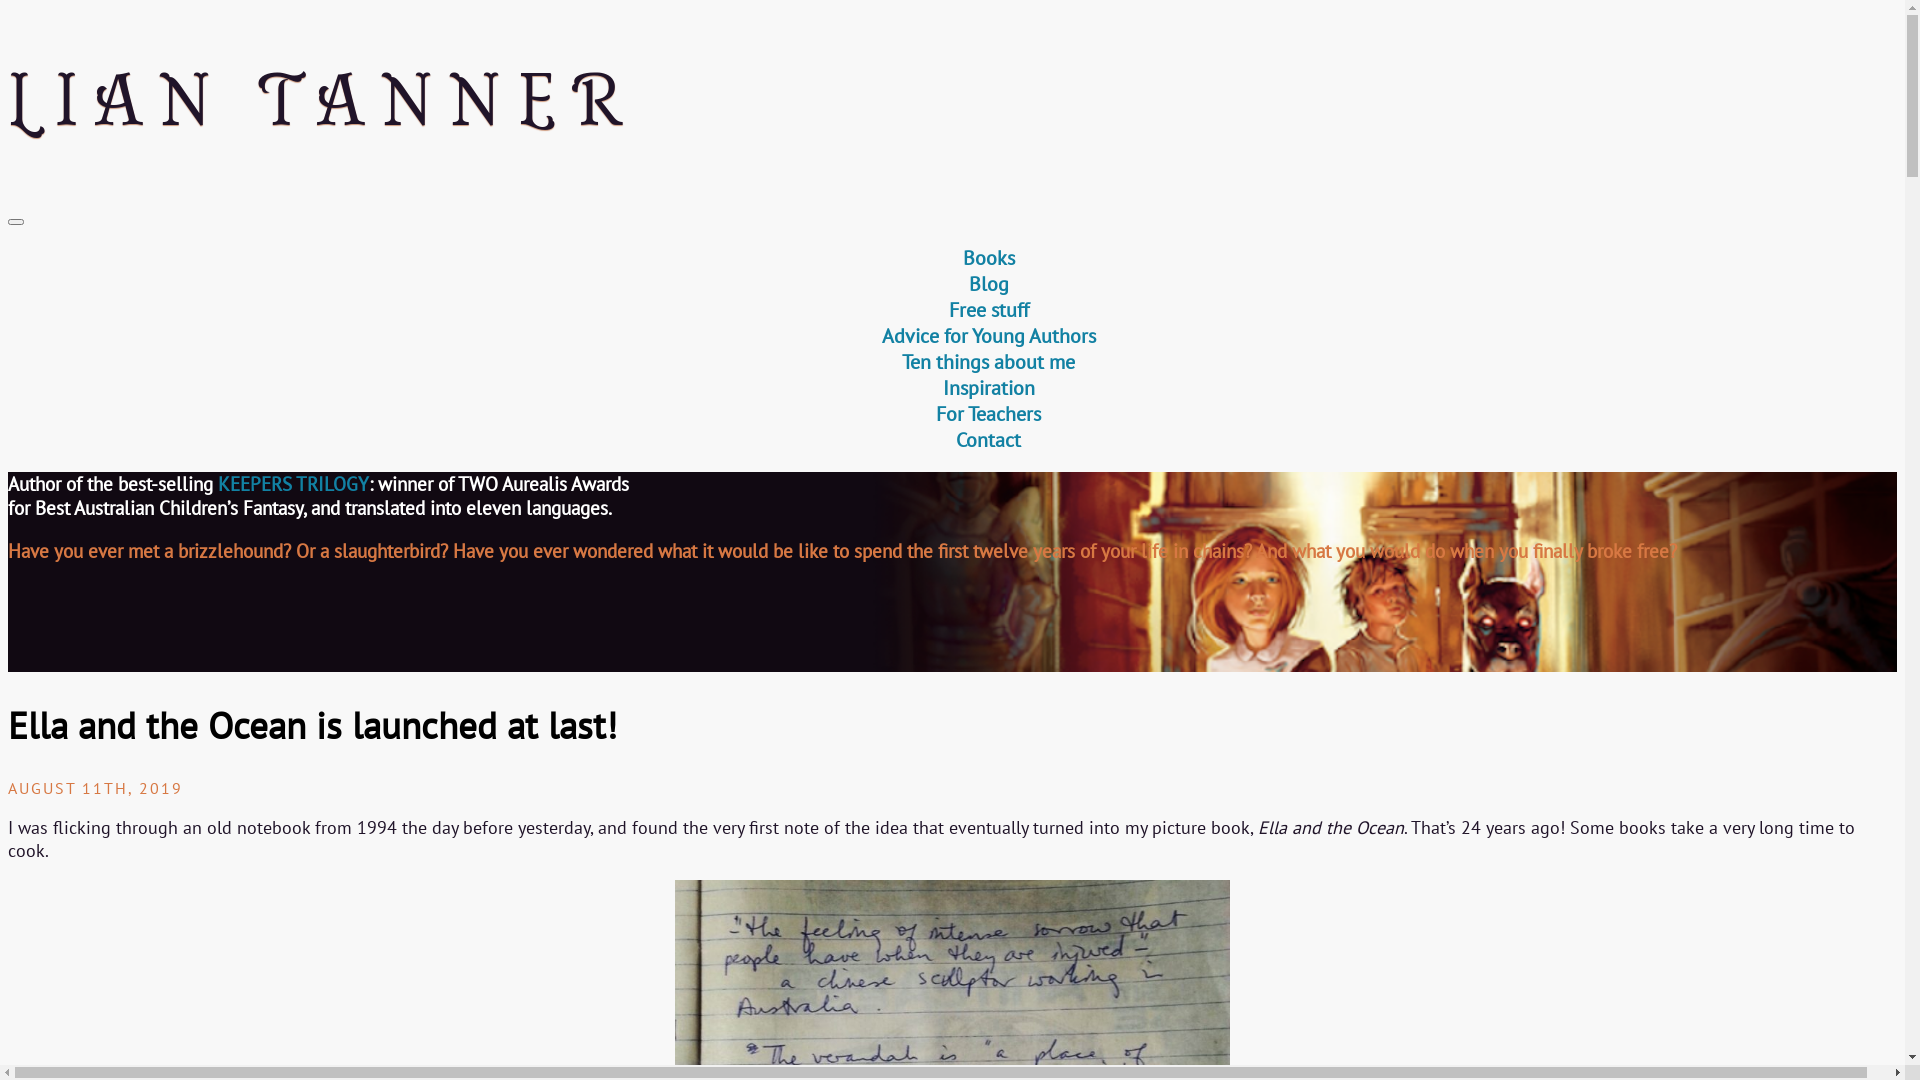 Image resolution: width=1920 pixels, height=1080 pixels. Describe the element at coordinates (988, 362) in the screenshot. I see `'Ten things about me'` at that location.